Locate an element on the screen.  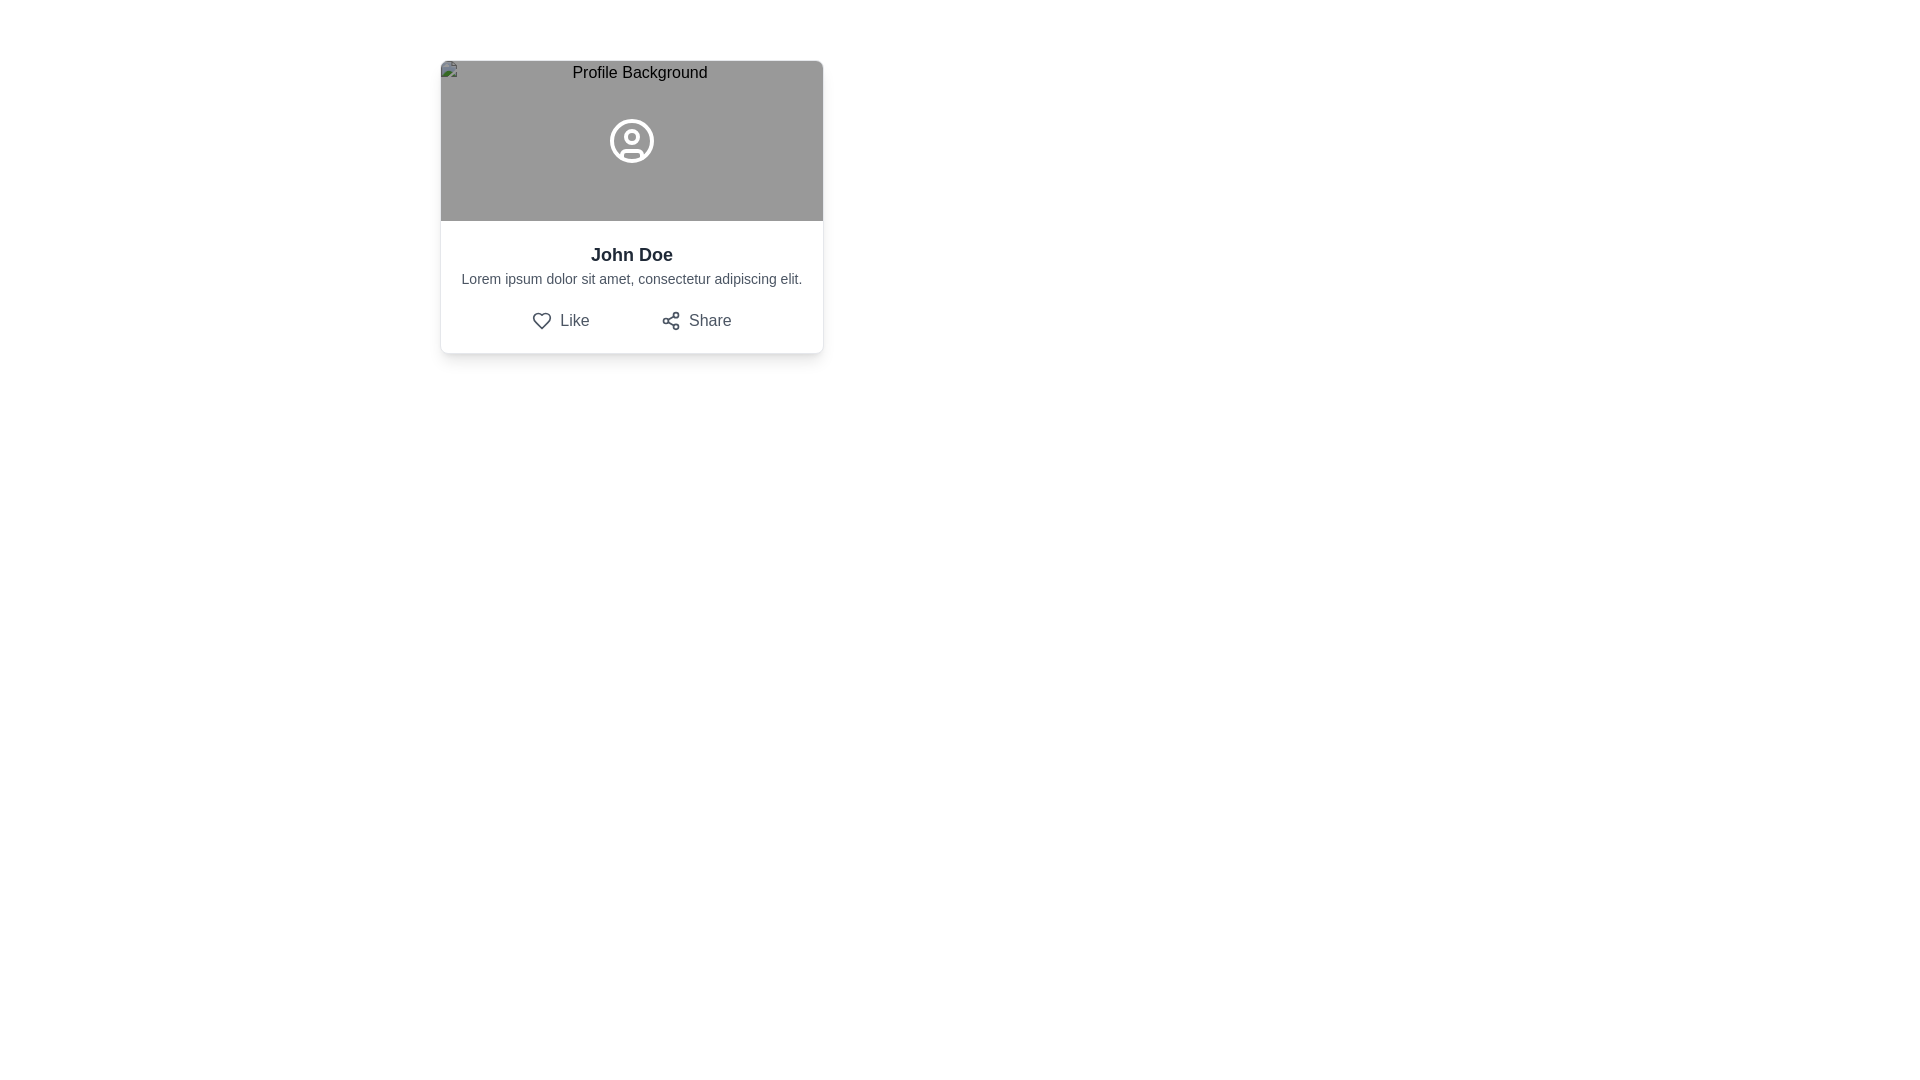
the largest circular SVG graphic component located within the user profile icon at the top section of the user profile card is located at coordinates (631, 140).